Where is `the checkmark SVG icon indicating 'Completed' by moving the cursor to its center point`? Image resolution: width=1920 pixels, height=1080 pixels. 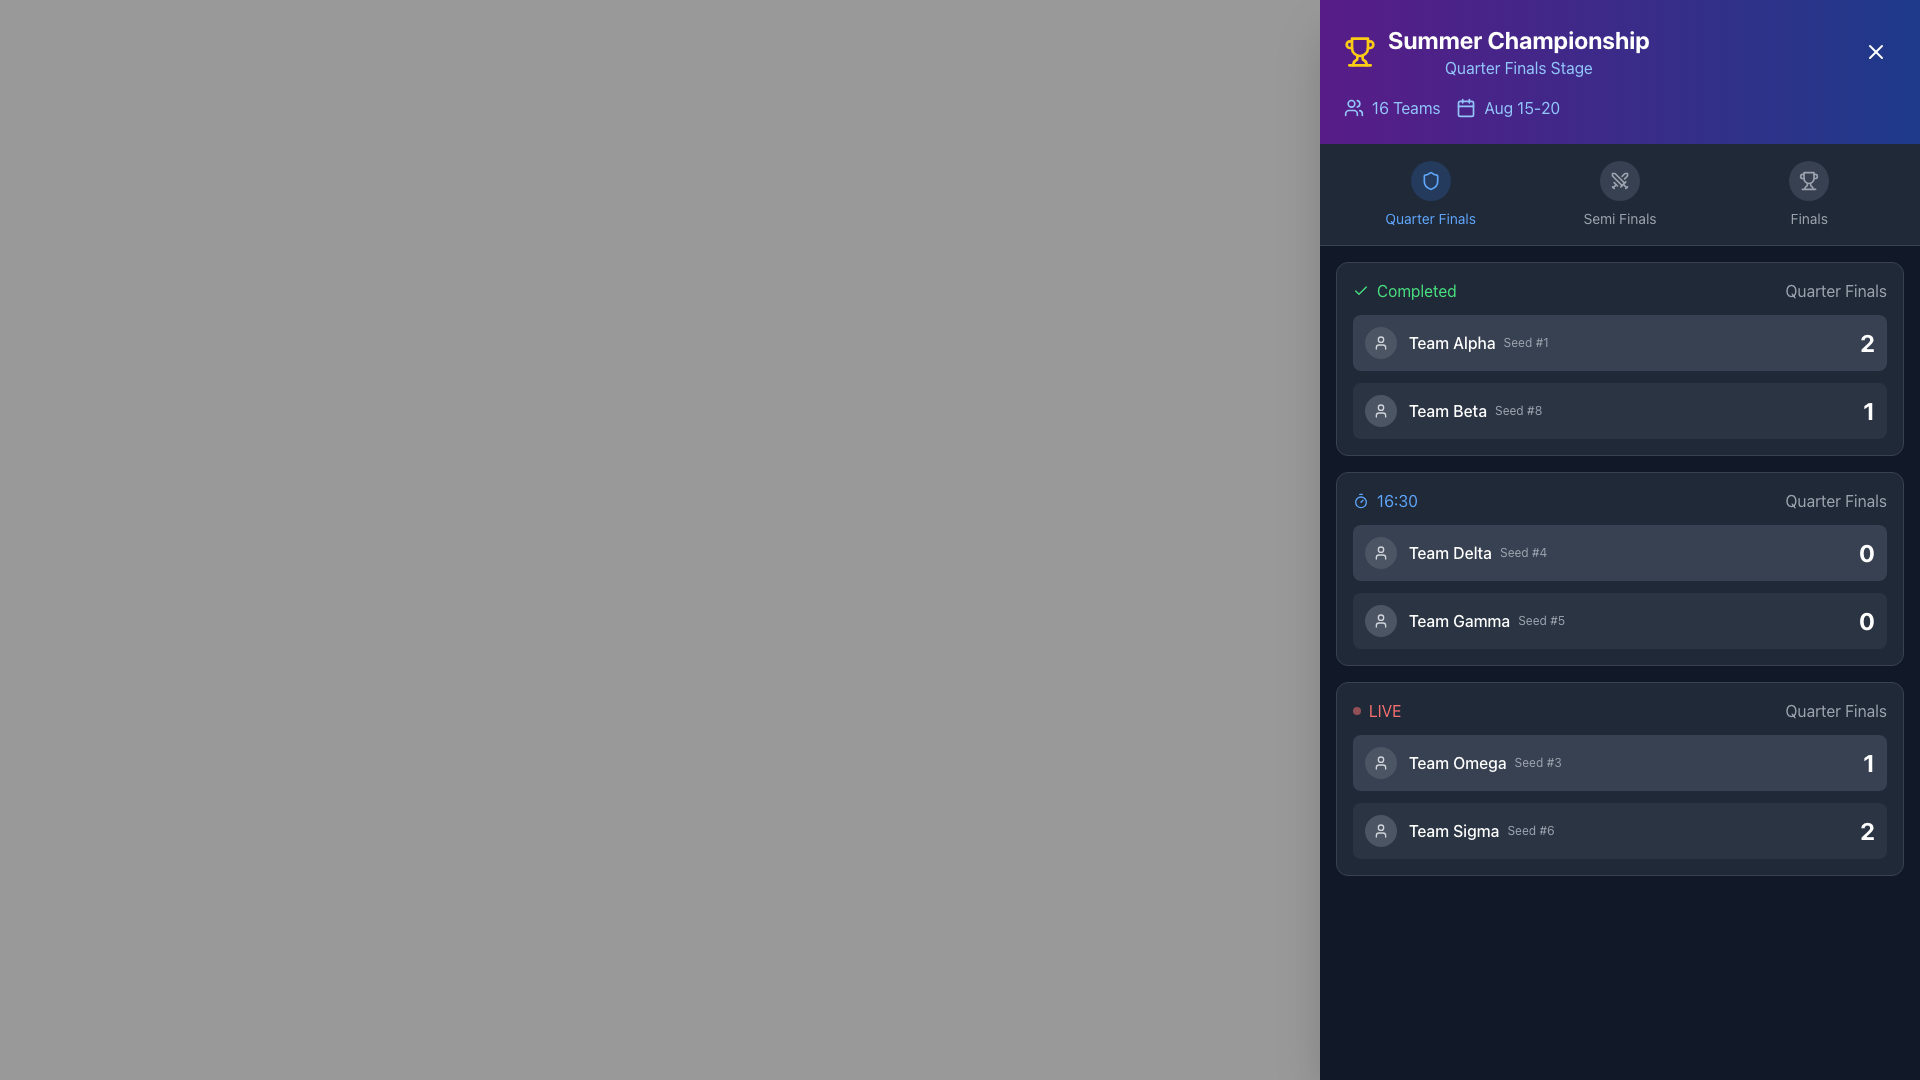 the checkmark SVG icon indicating 'Completed' by moving the cursor to its center point is located at coordinates (1360, 290).